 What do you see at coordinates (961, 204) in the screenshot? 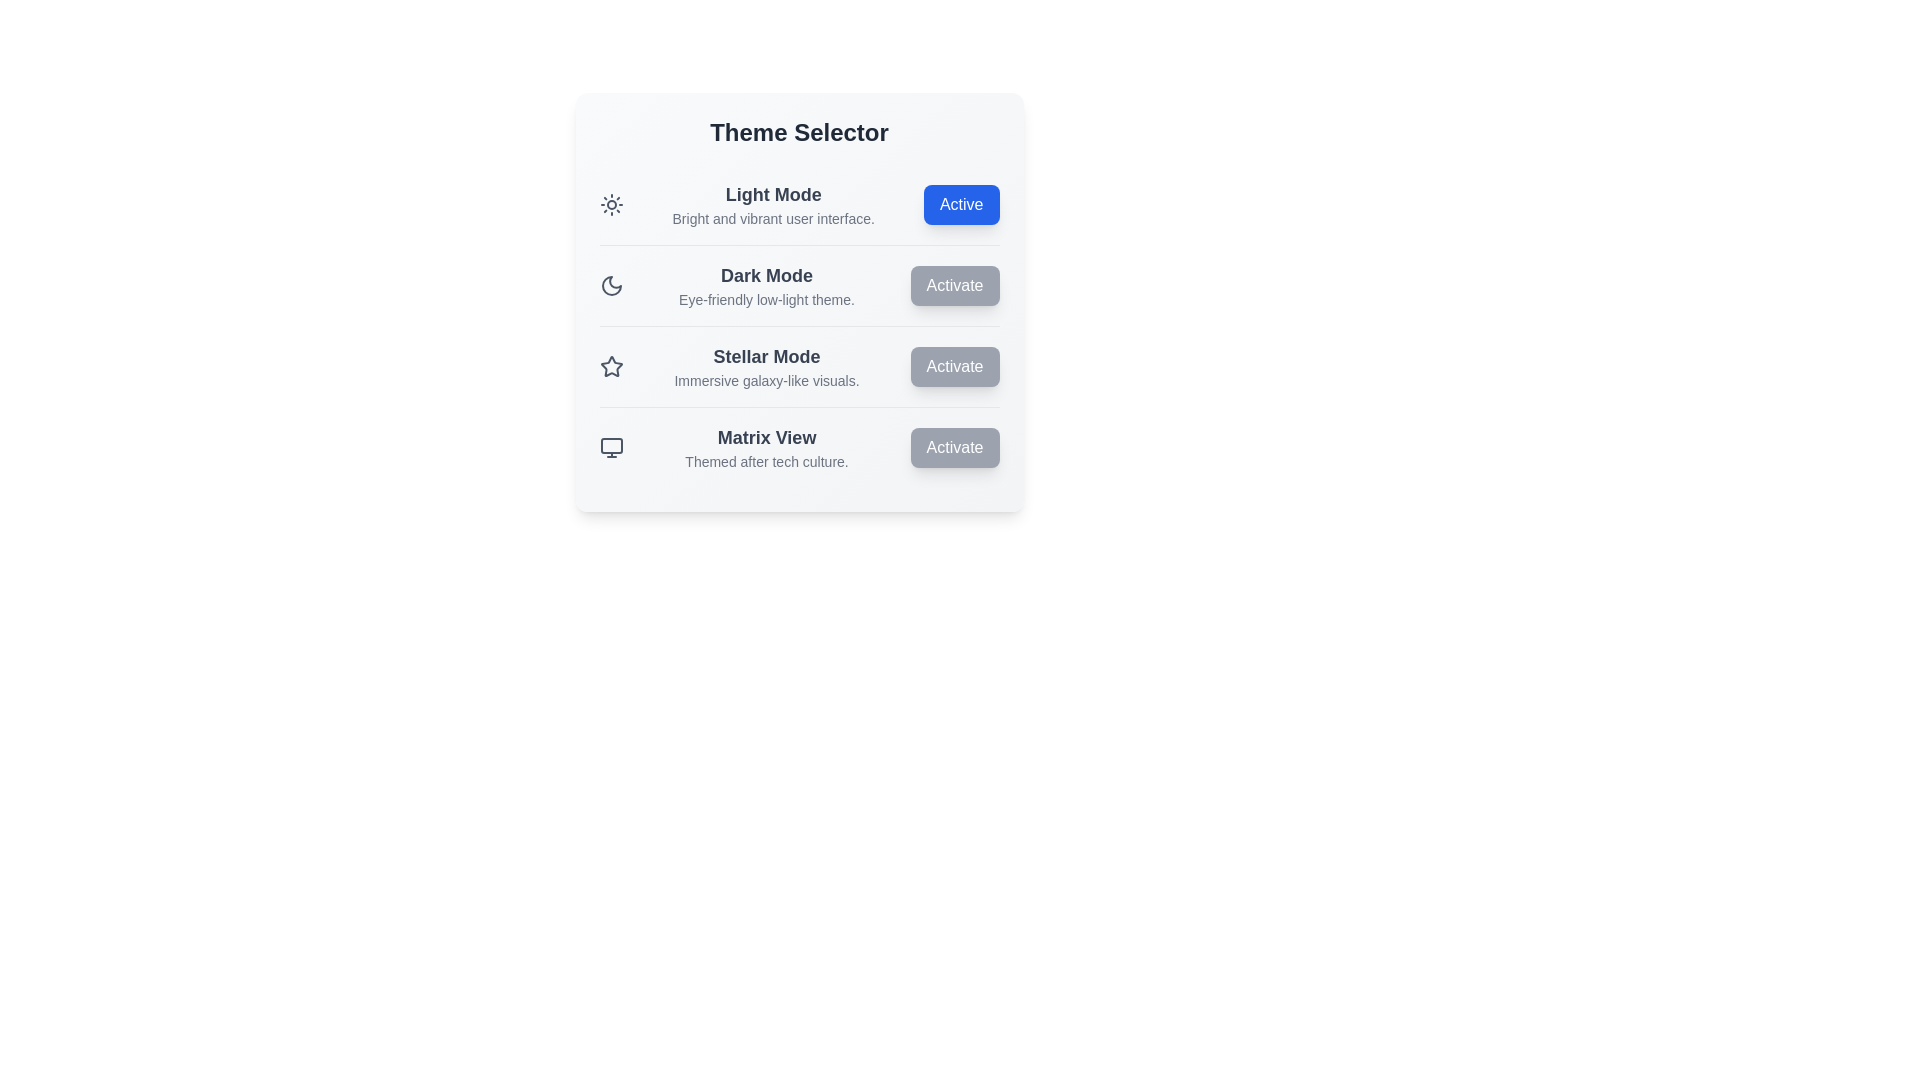
I see `'Activate' button for the theme specified by Light Mode` at bounding box center [961, 204].